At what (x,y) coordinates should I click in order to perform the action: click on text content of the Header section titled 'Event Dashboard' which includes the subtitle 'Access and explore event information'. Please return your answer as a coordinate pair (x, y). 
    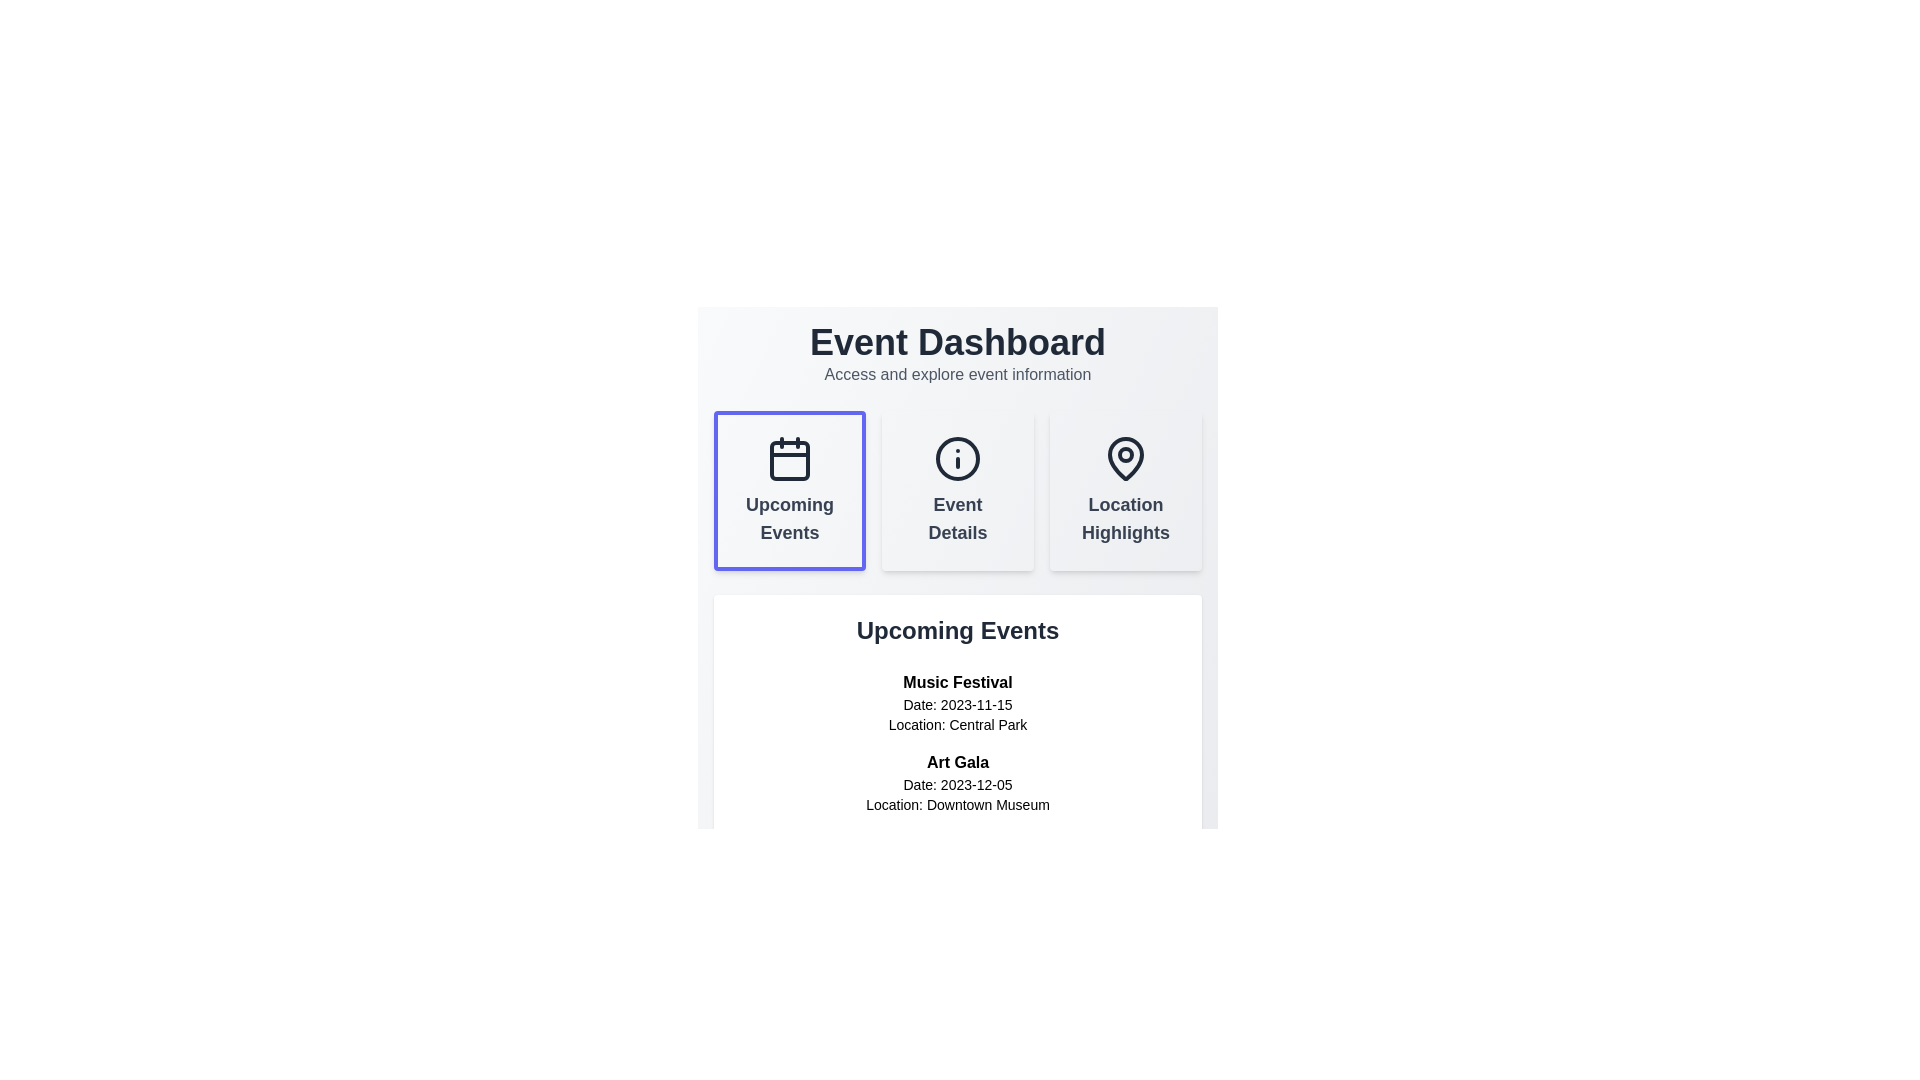
    Looking at the image, I should click on (957, 353).